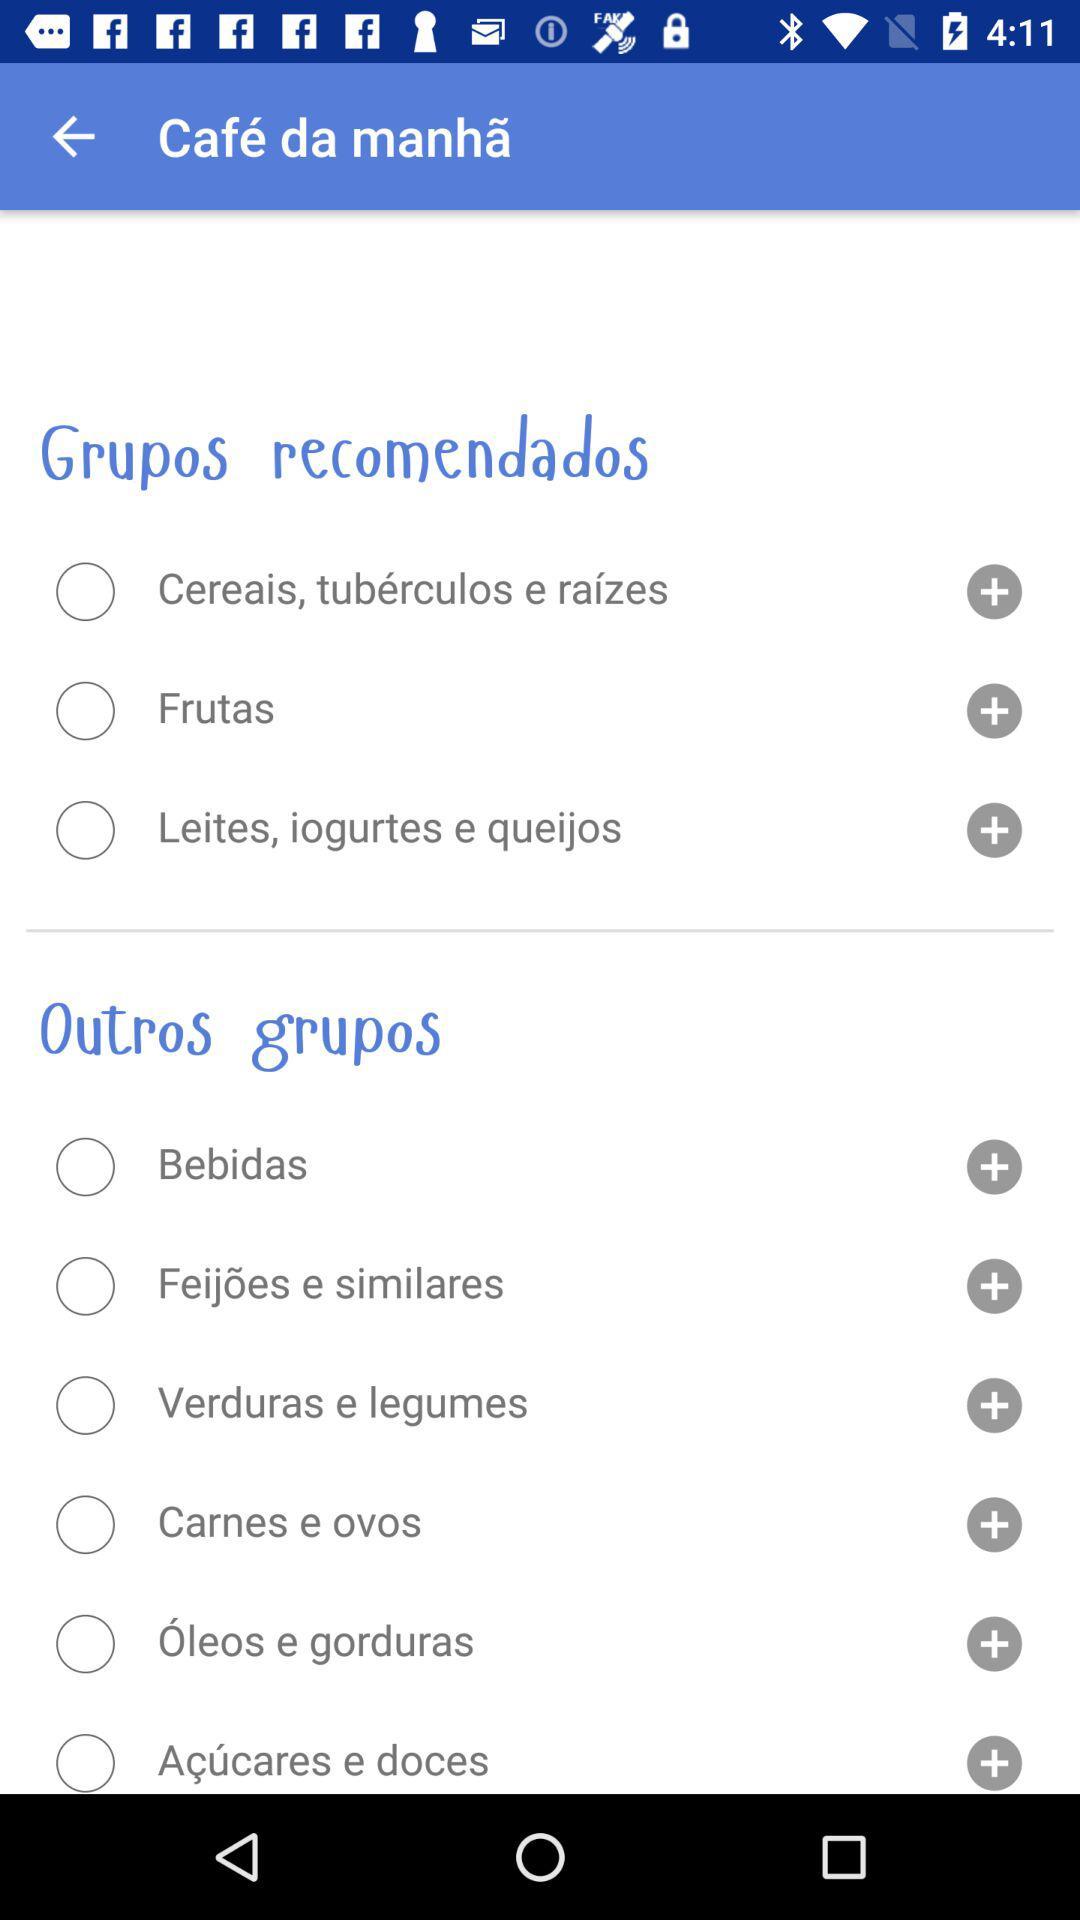  I want to click on a blank clickable circle that when pressed selects an item, so click(84, 590).